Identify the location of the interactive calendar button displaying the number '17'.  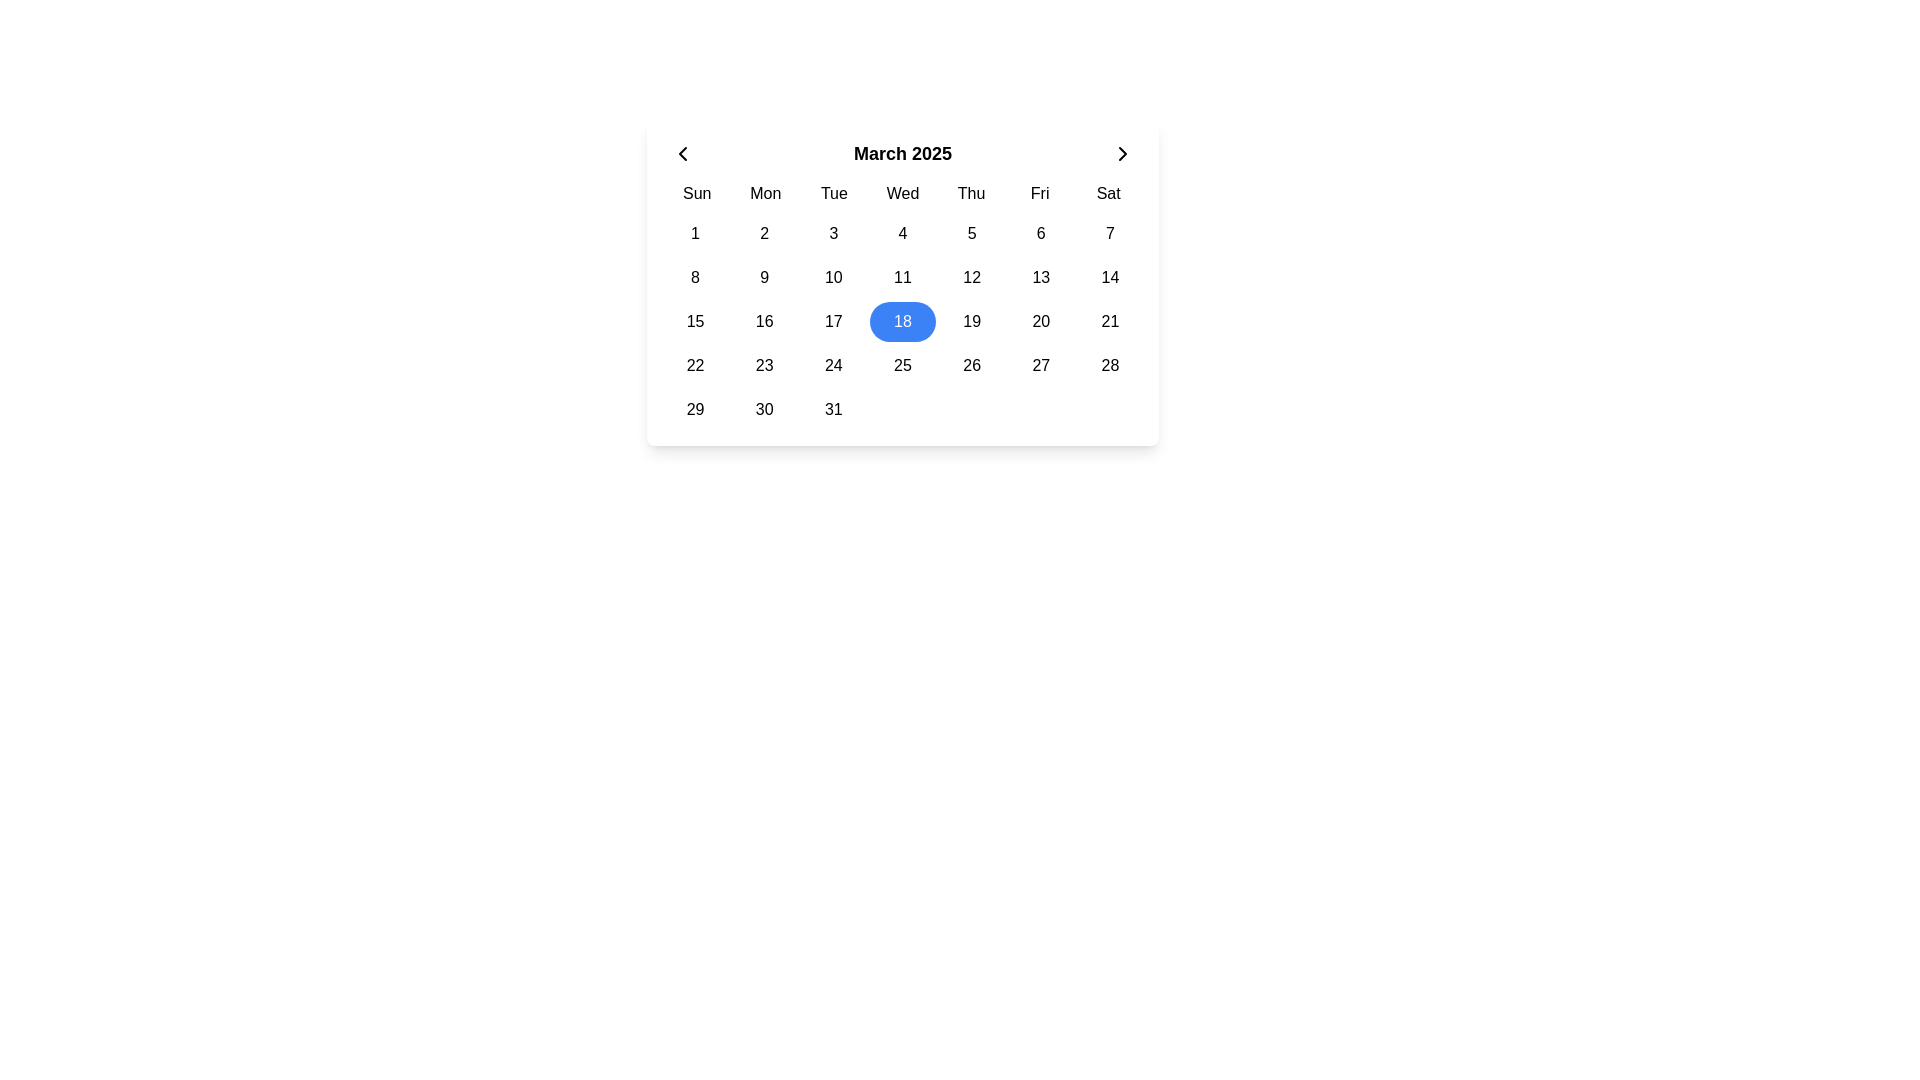
(833, 320).